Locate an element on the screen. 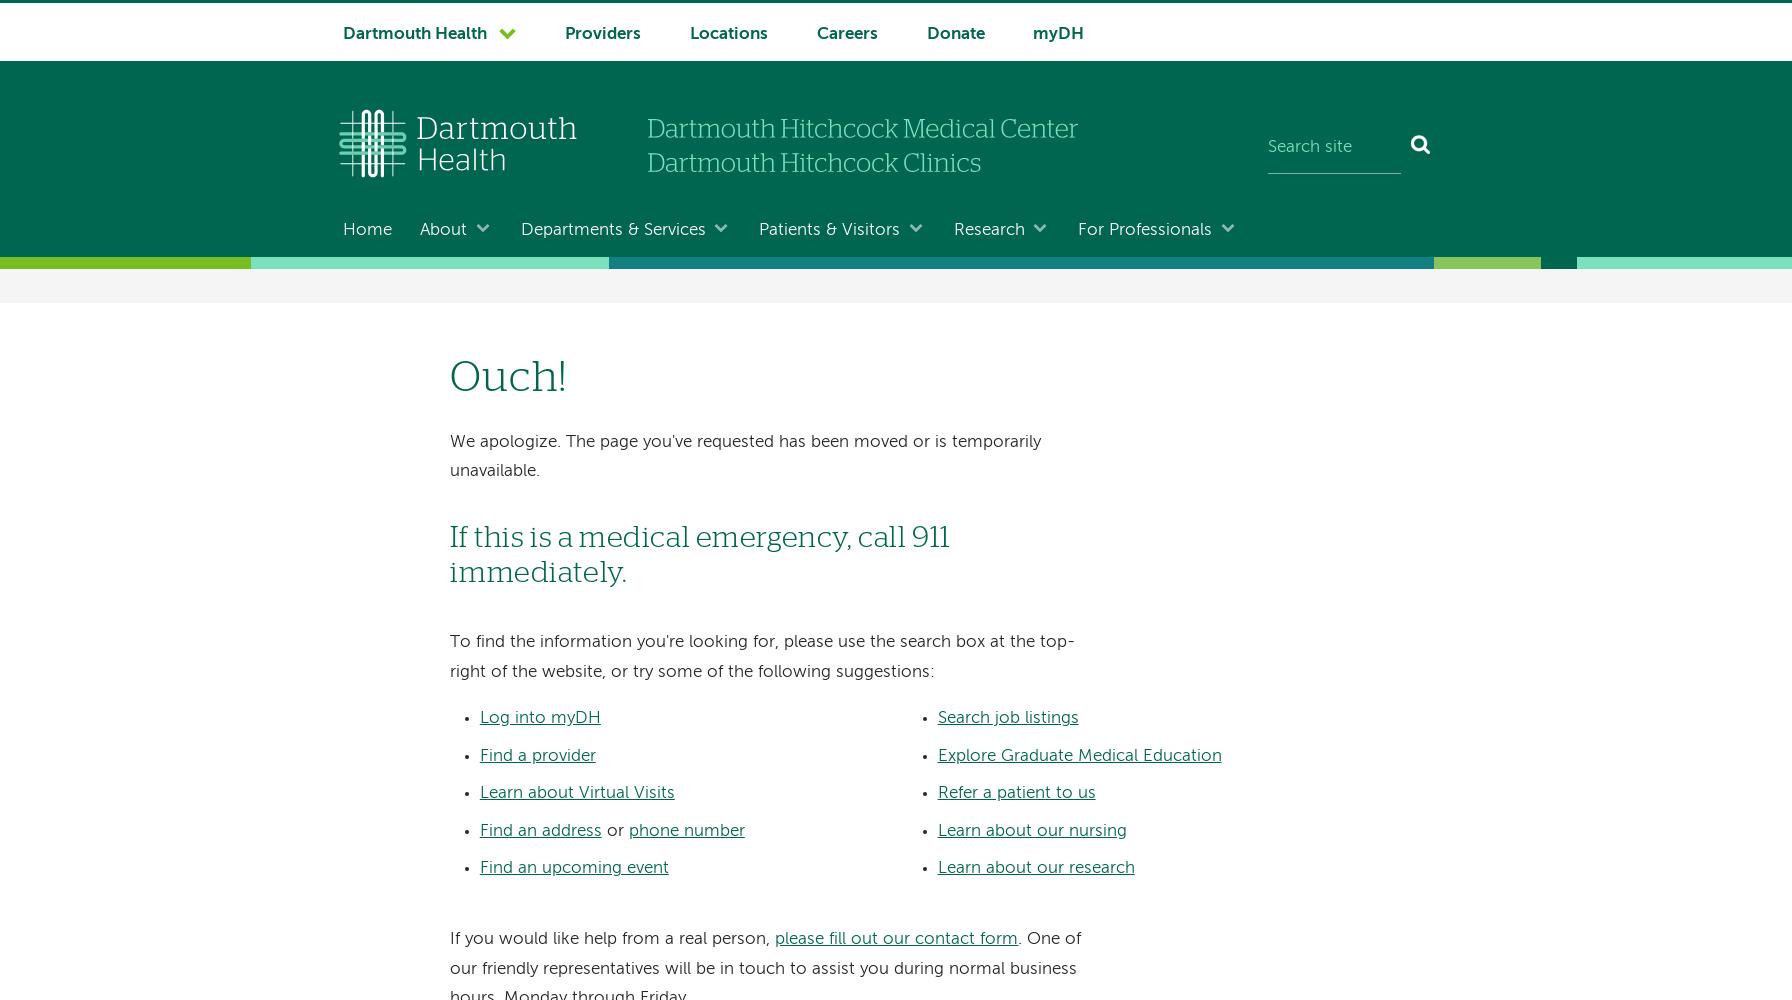  'Patient Wellness & Education' is located at coordinates (820, 526).